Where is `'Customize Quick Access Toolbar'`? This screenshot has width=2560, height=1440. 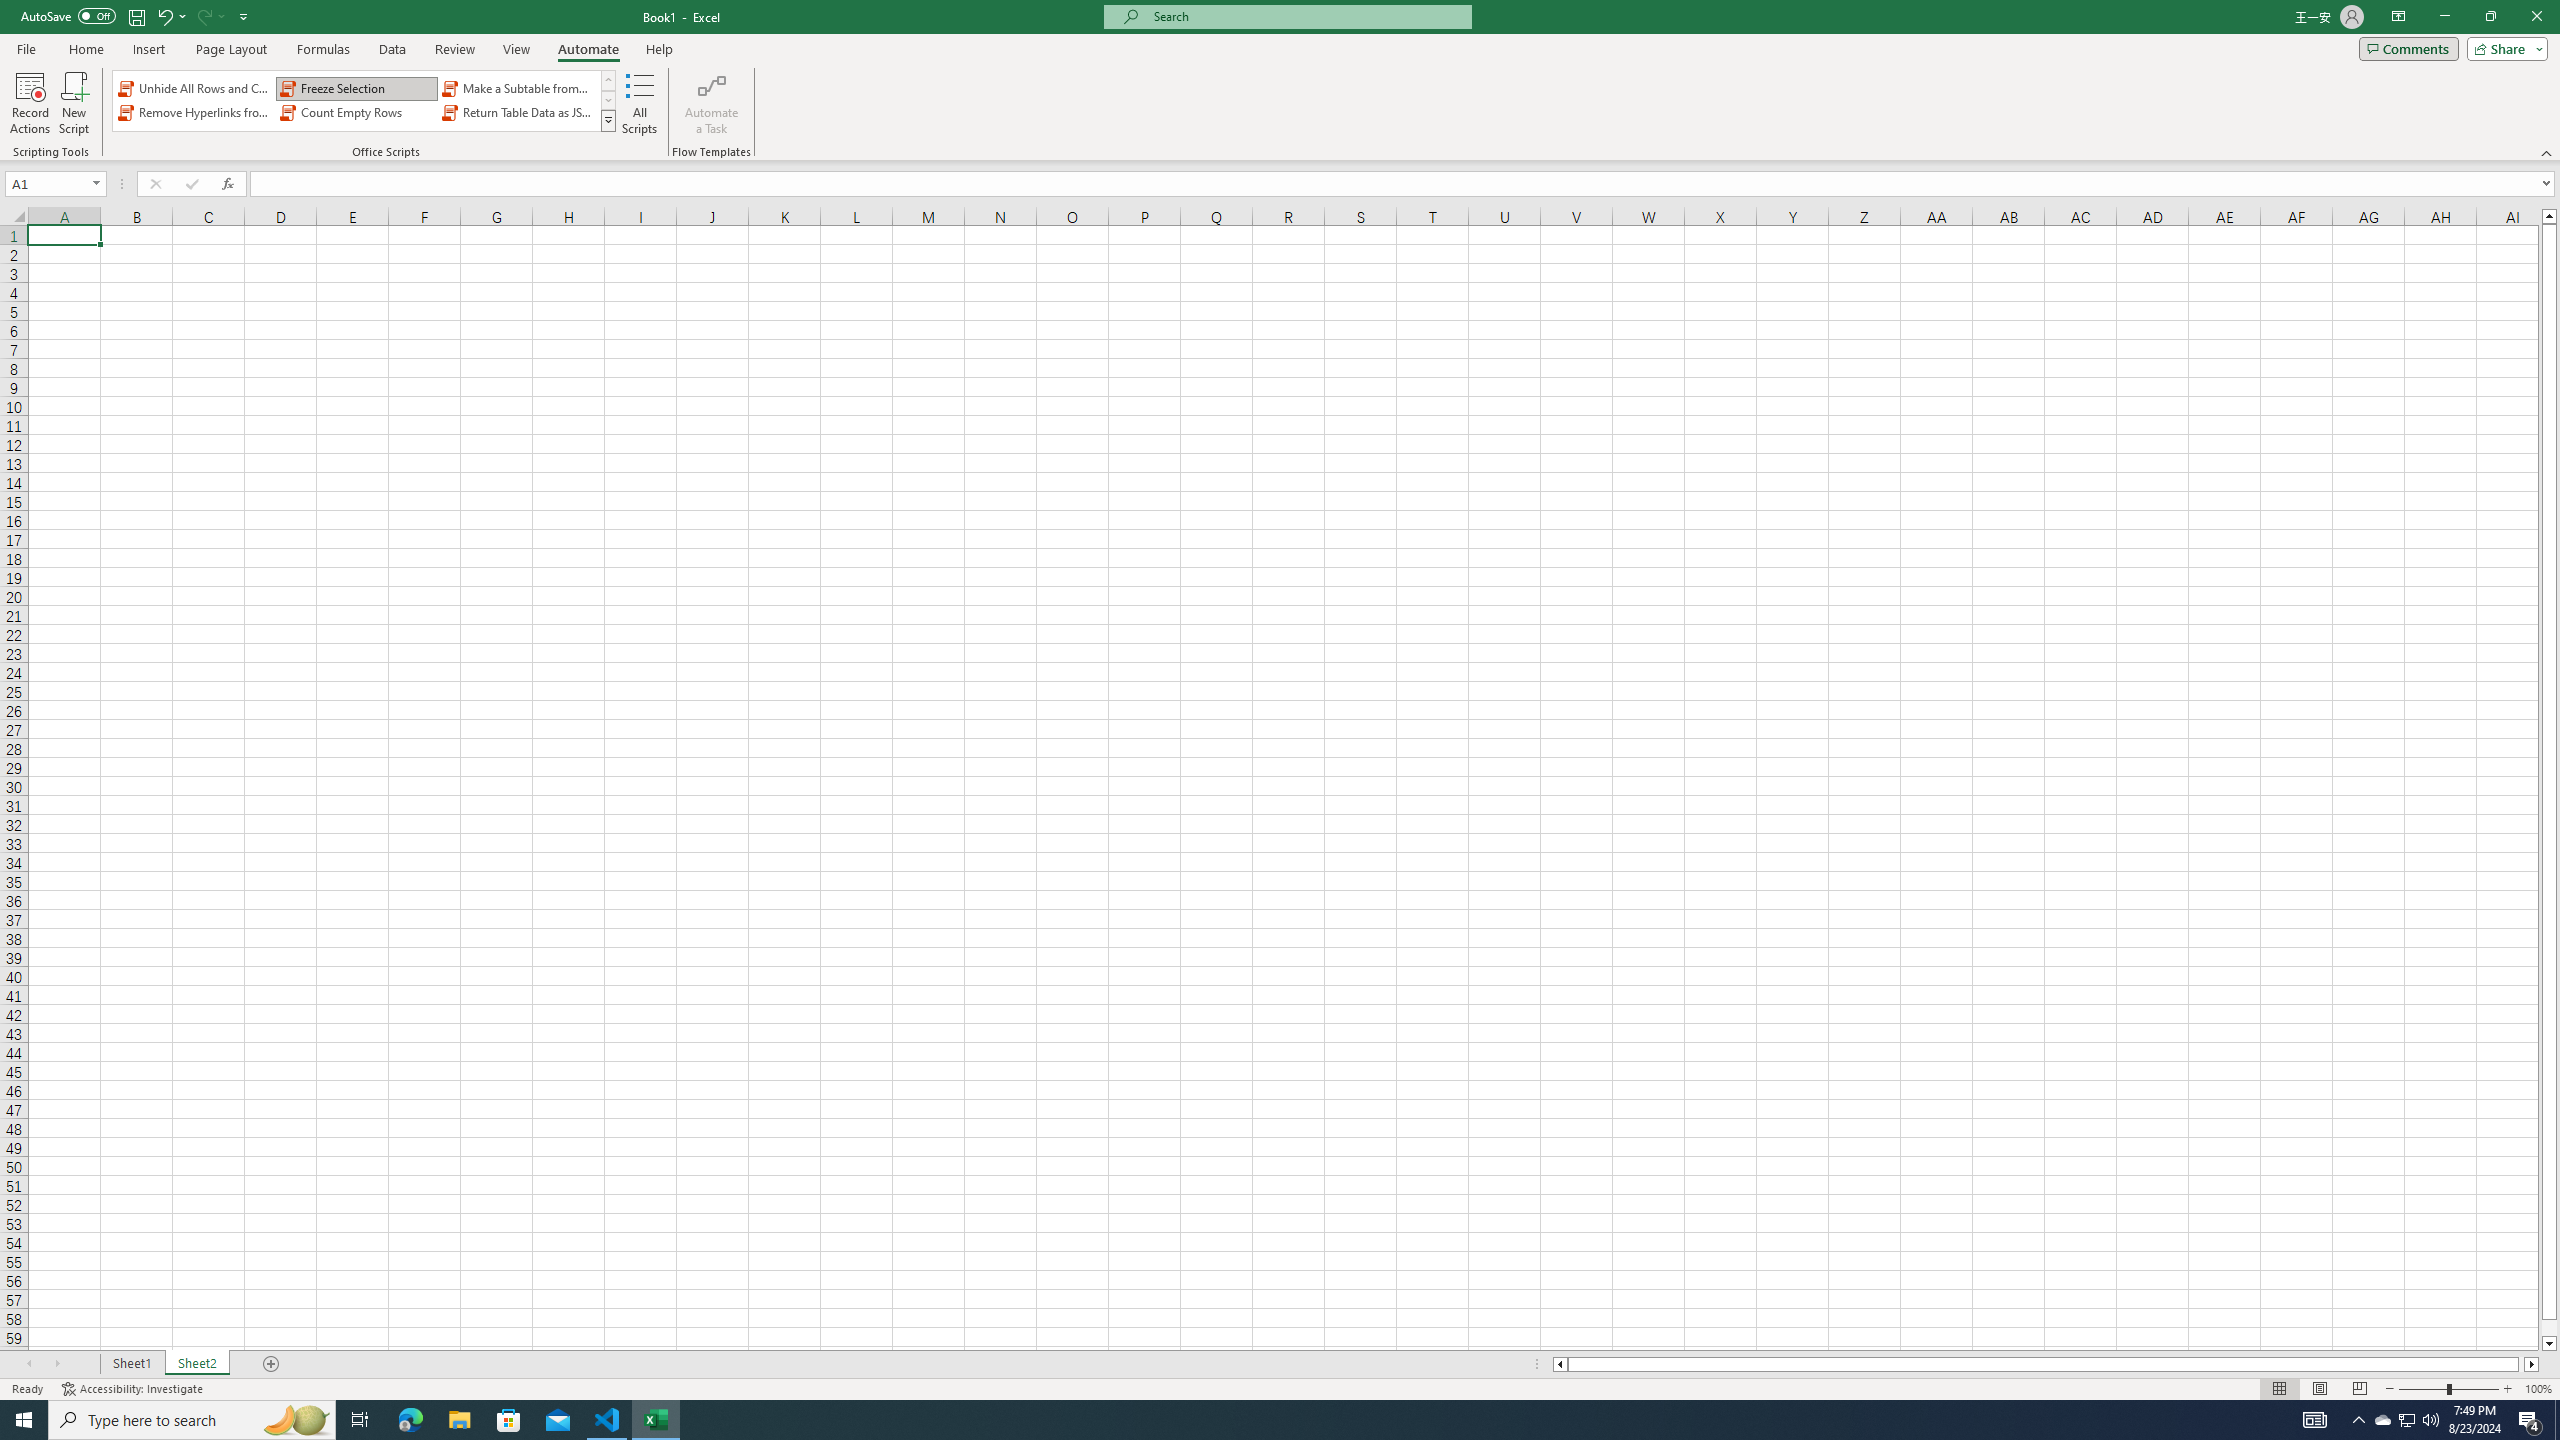
'Customize Quick Access Toolbar' is located at coordinates (244, 15).